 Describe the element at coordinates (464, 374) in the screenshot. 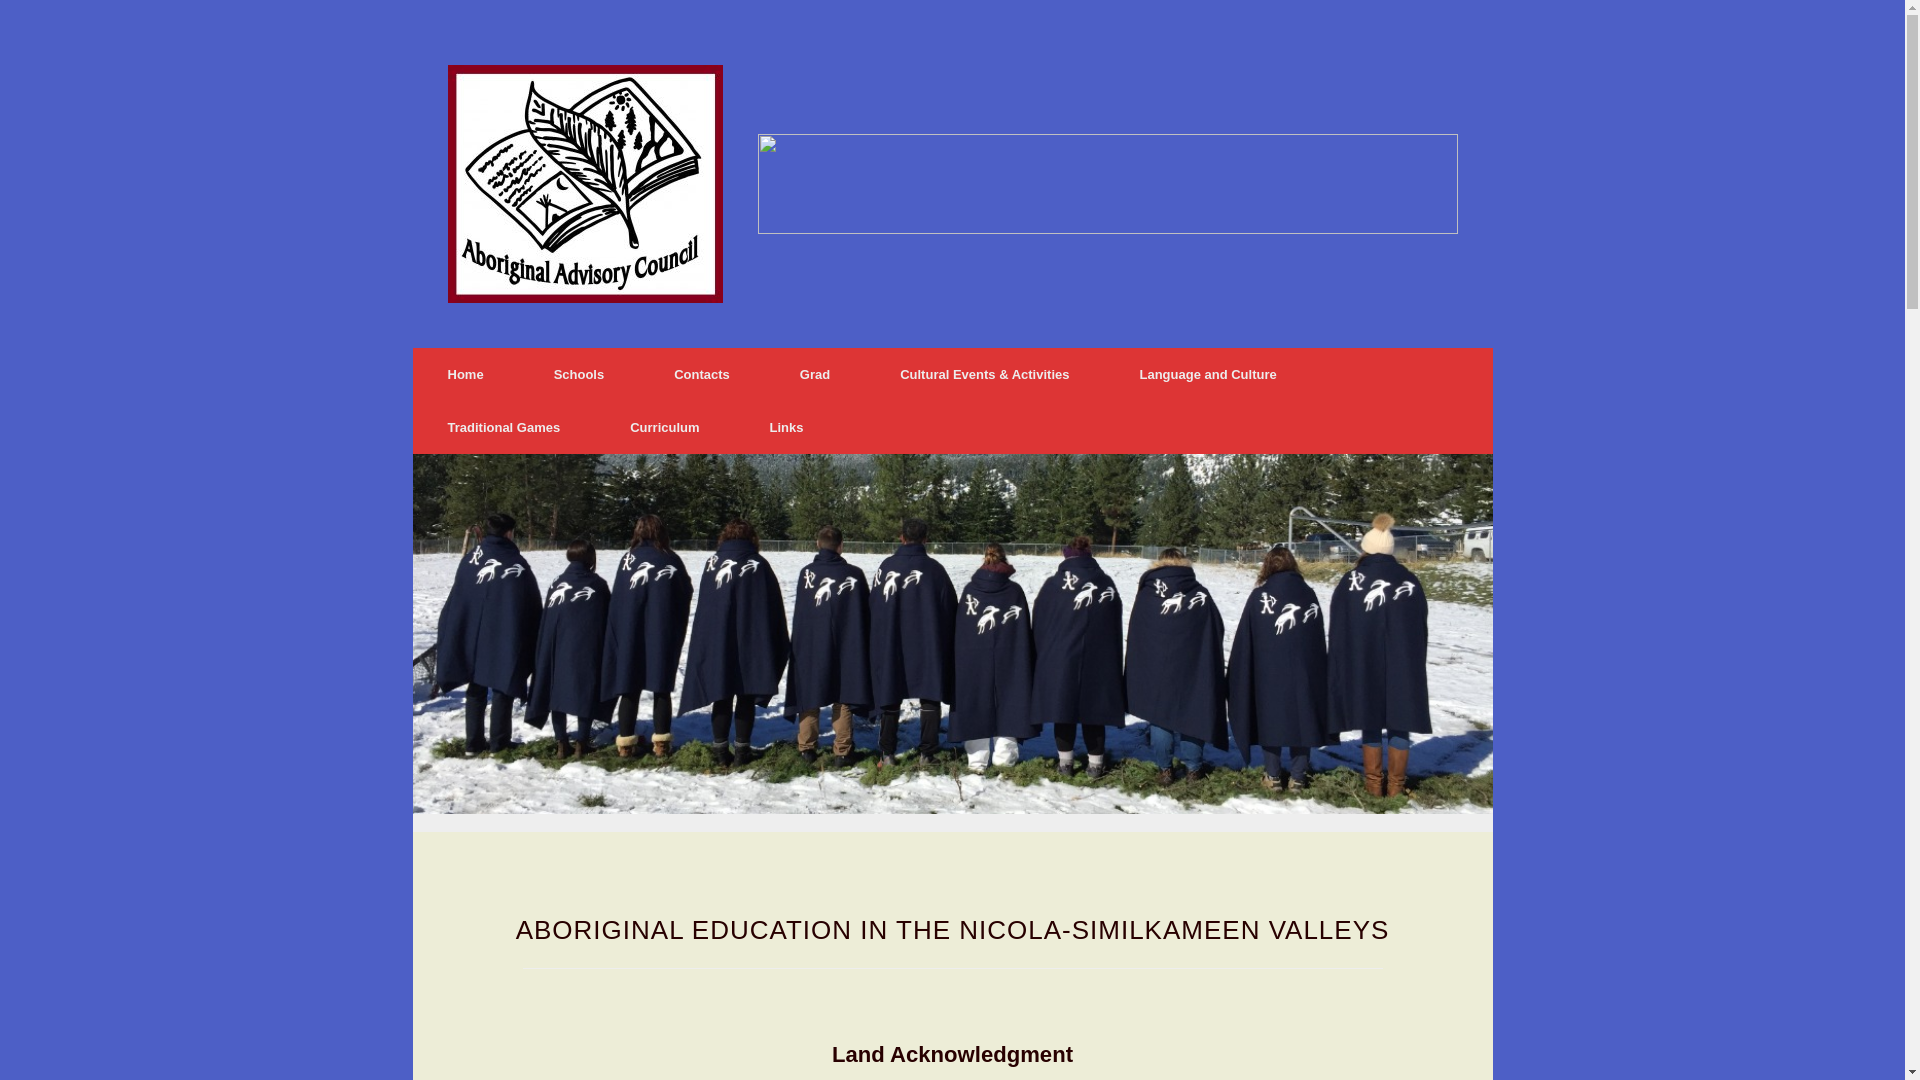

I see `'Home'` at that location.